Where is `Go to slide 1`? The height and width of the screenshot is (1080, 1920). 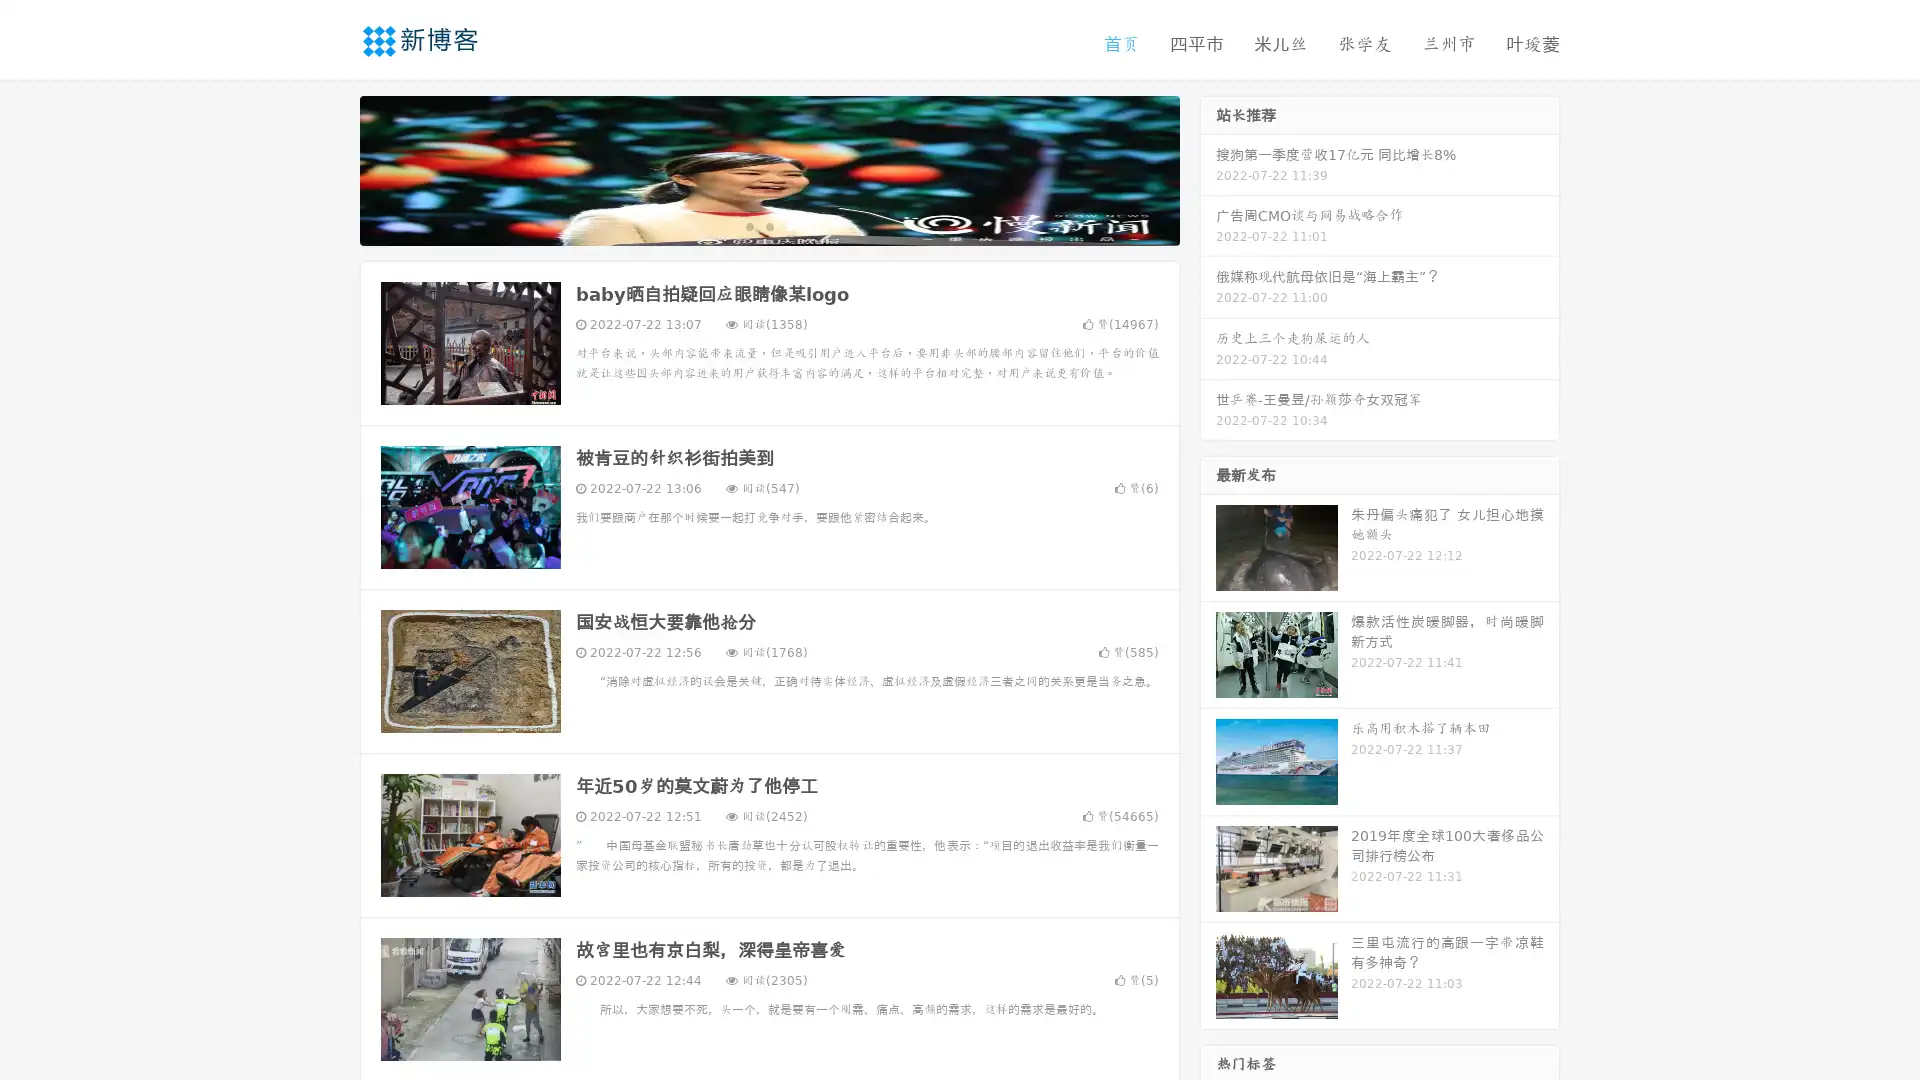 Go to slide 1 is located at coordinates (748, 225).